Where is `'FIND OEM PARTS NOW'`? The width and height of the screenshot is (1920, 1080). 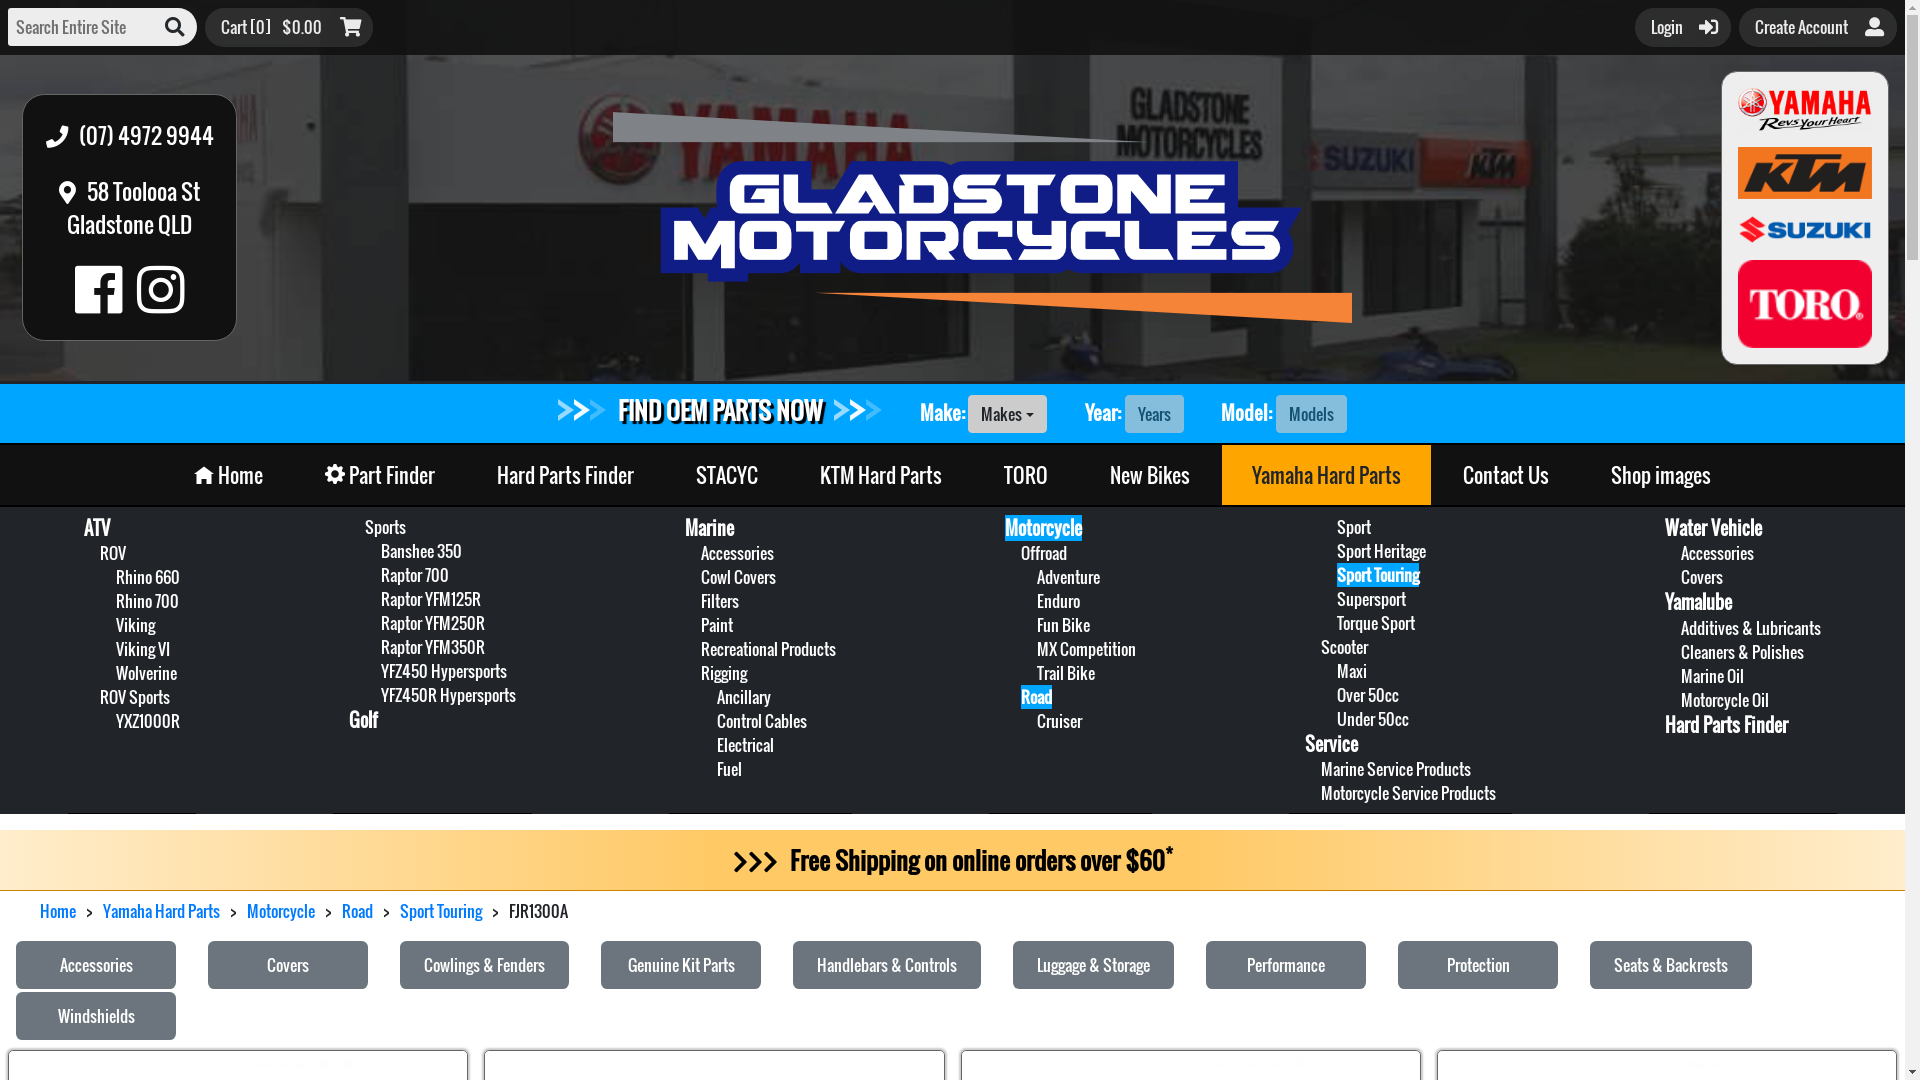
'FIND OEM PARTS NOW' is located at coordinates (720, 408).